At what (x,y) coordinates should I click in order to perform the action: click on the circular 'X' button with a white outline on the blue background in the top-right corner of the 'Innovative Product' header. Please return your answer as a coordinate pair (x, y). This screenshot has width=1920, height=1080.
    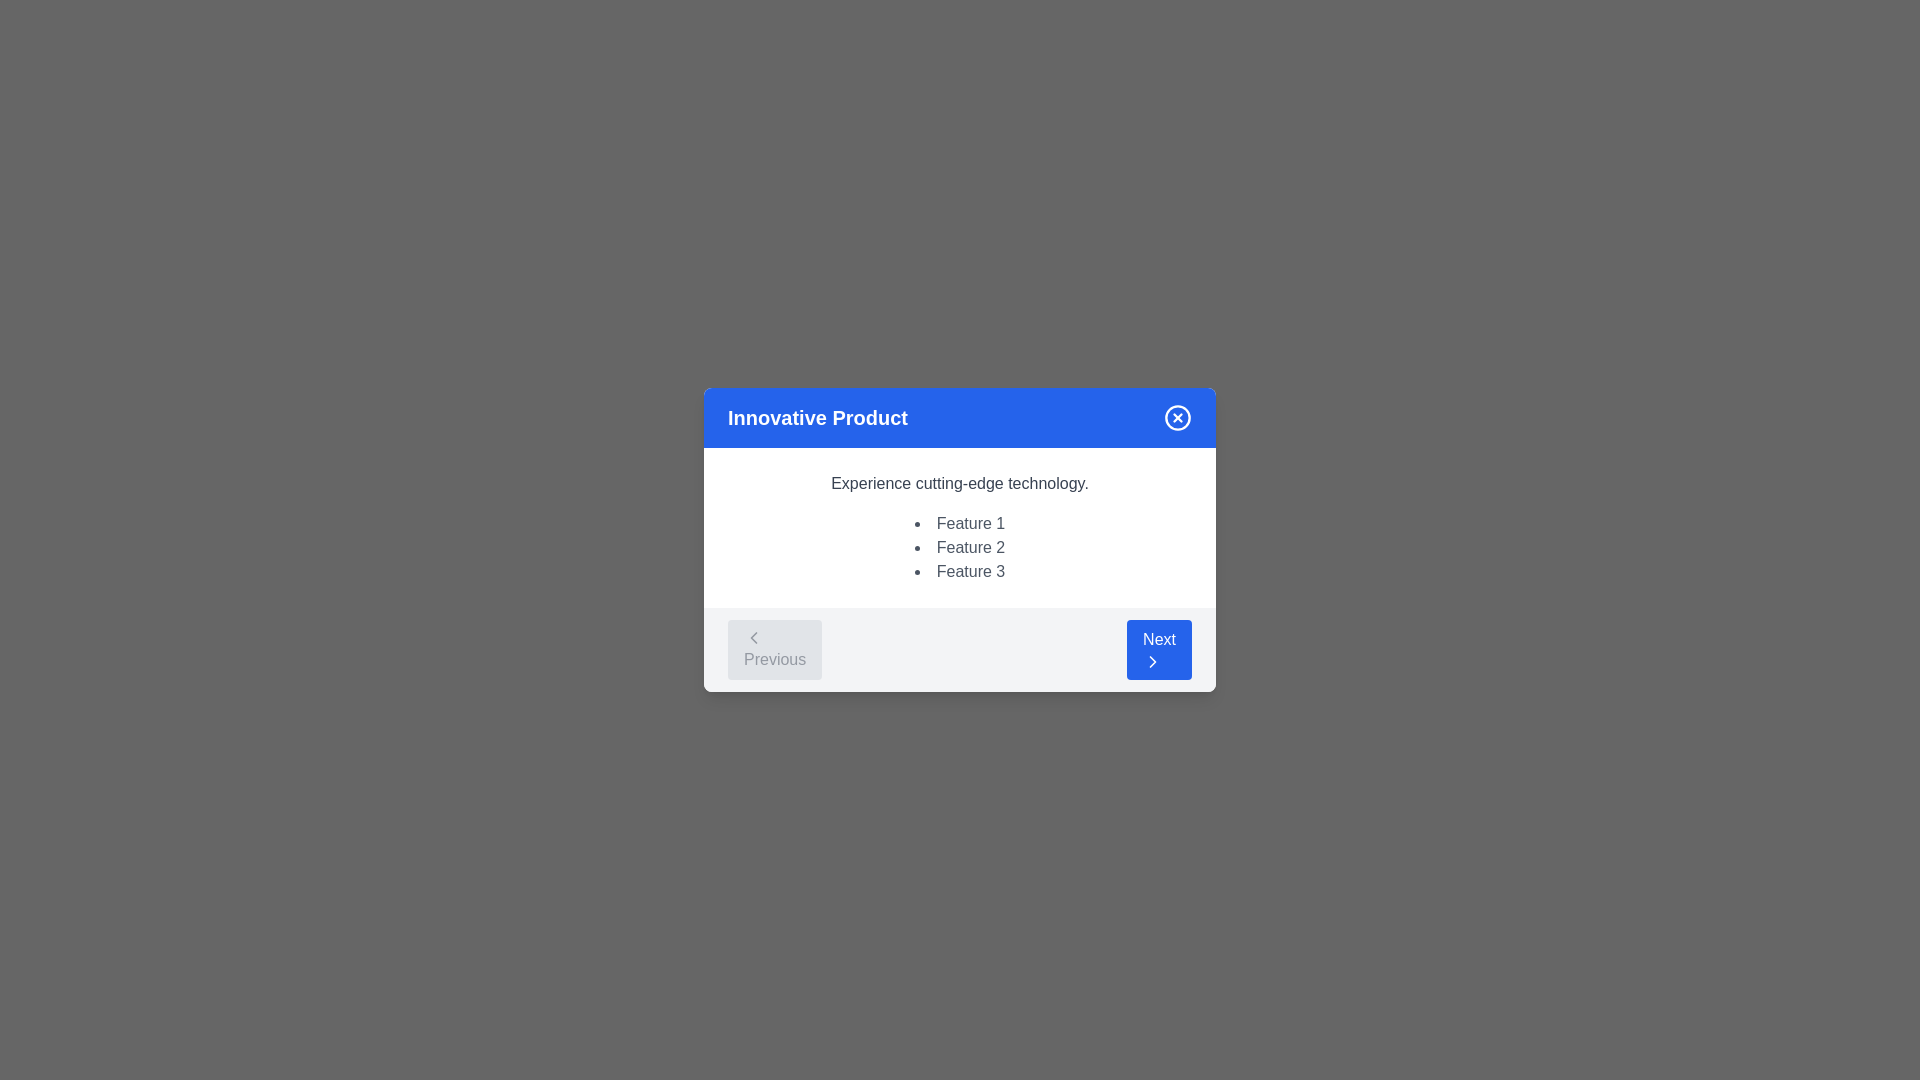
    Looking at the image, I should click on (1177, 416).